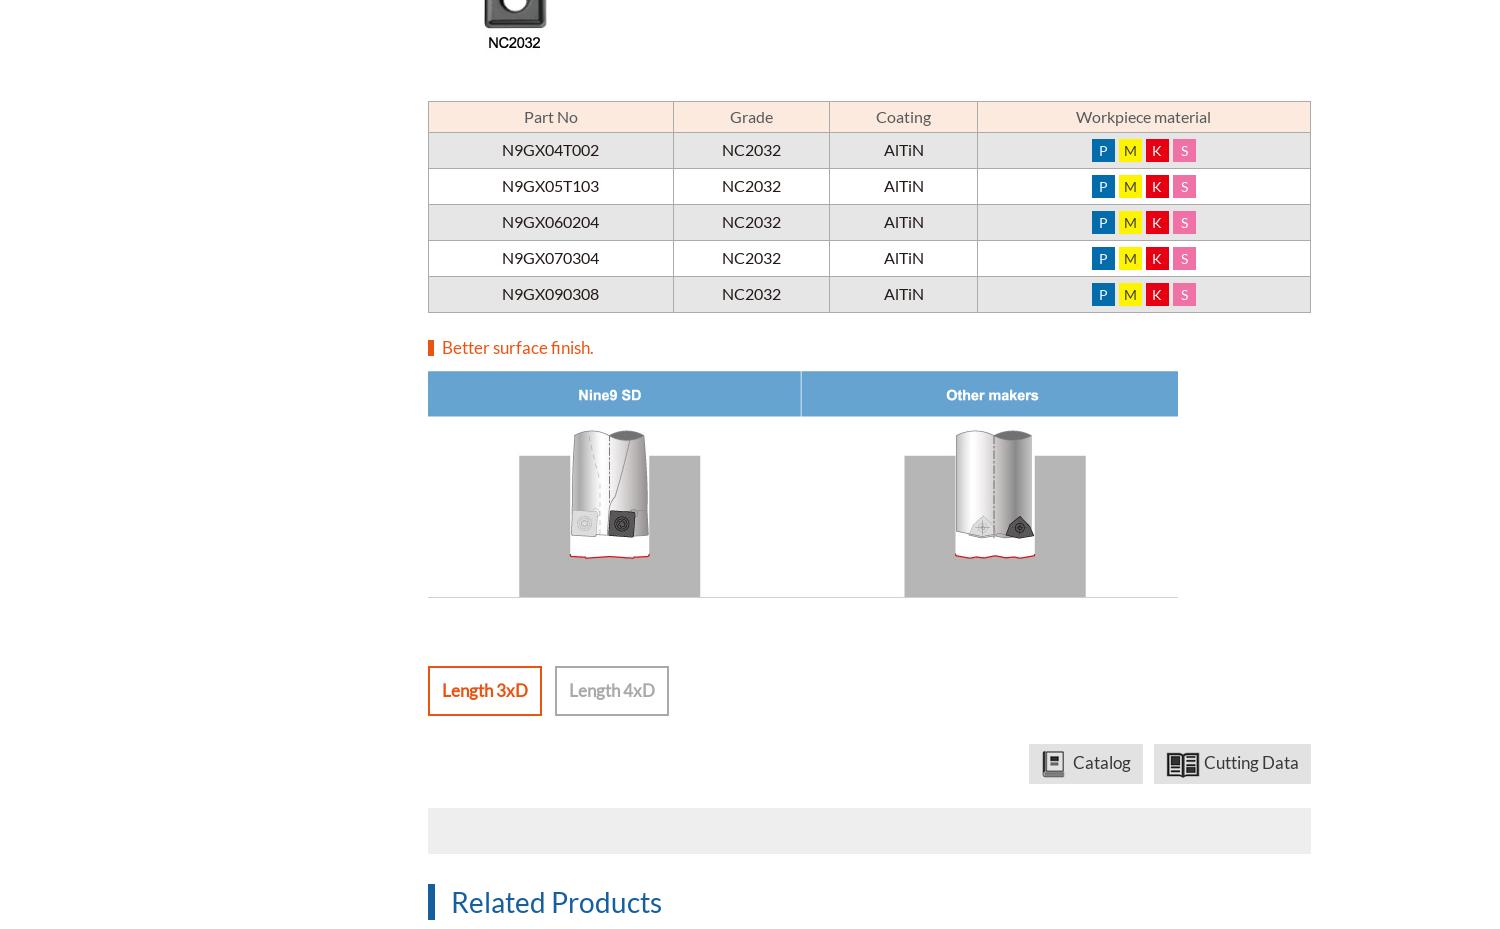  What do you see at coordinates (1251, 760) in the screenshot?
I see `'Cutting Data'` at bounding box center [1251, 760].